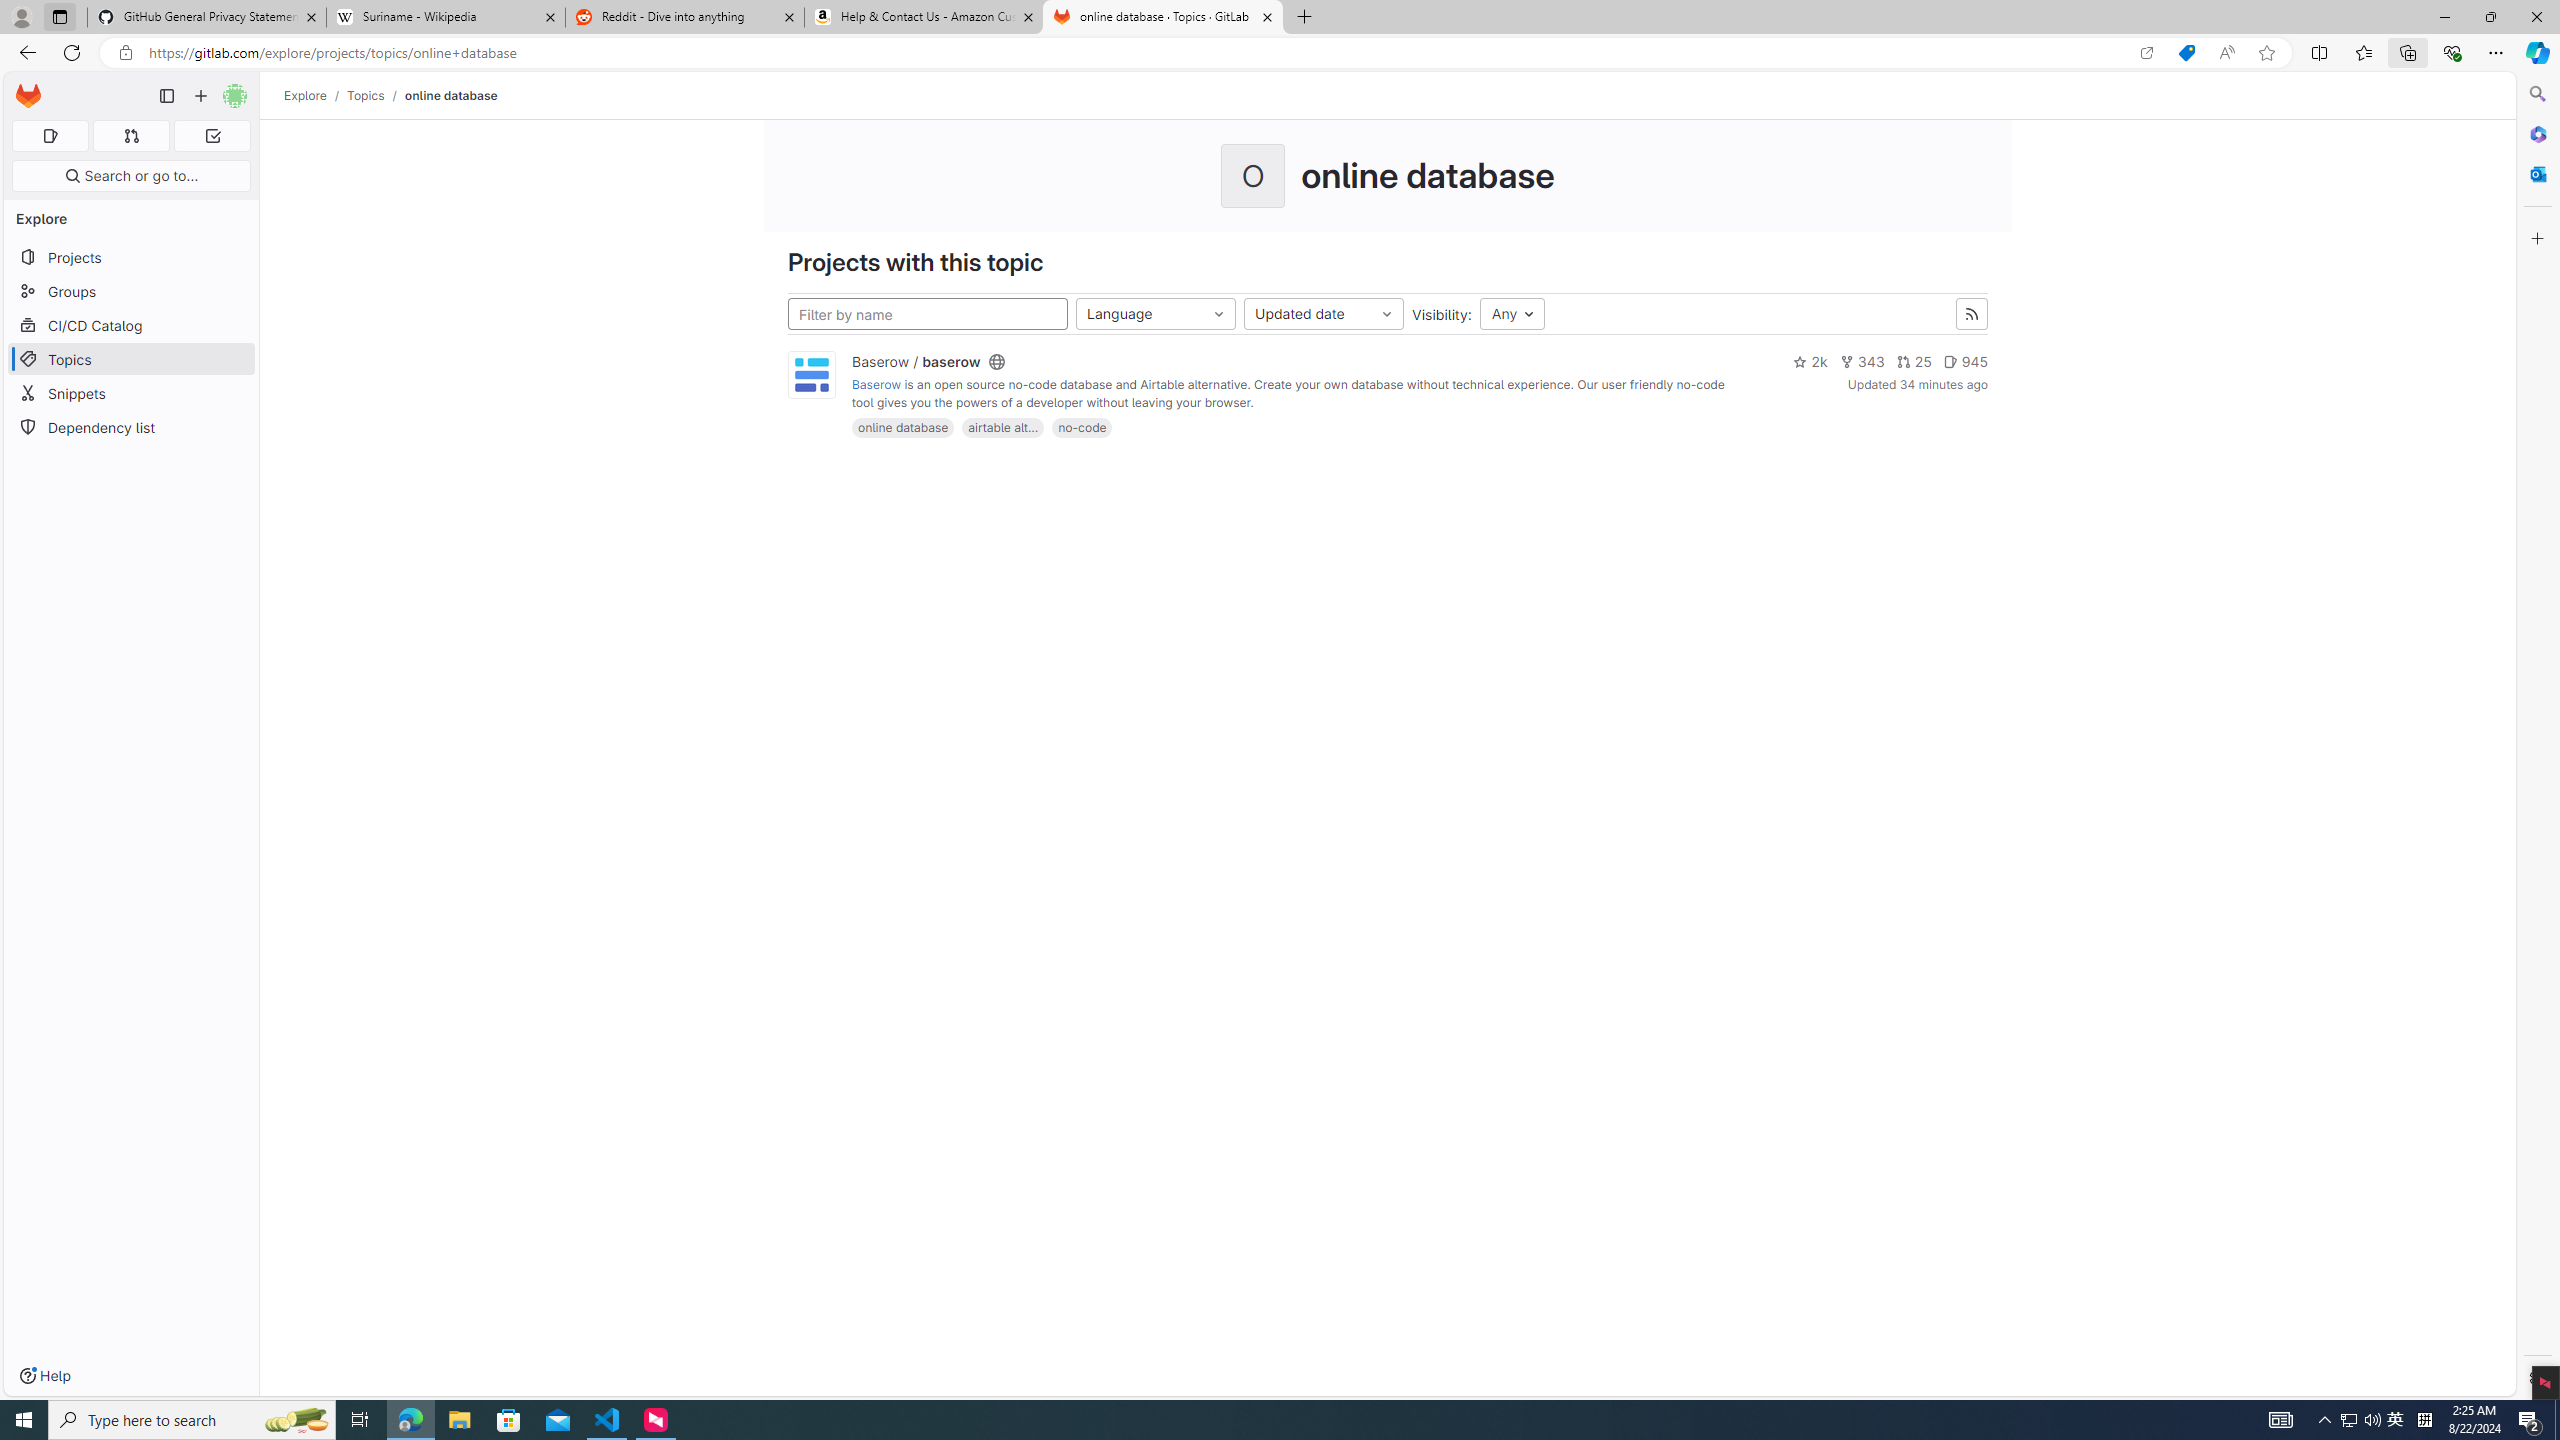 The image size is (2560, 1440). I want to click on 'Class: s16', so click(996, 361).